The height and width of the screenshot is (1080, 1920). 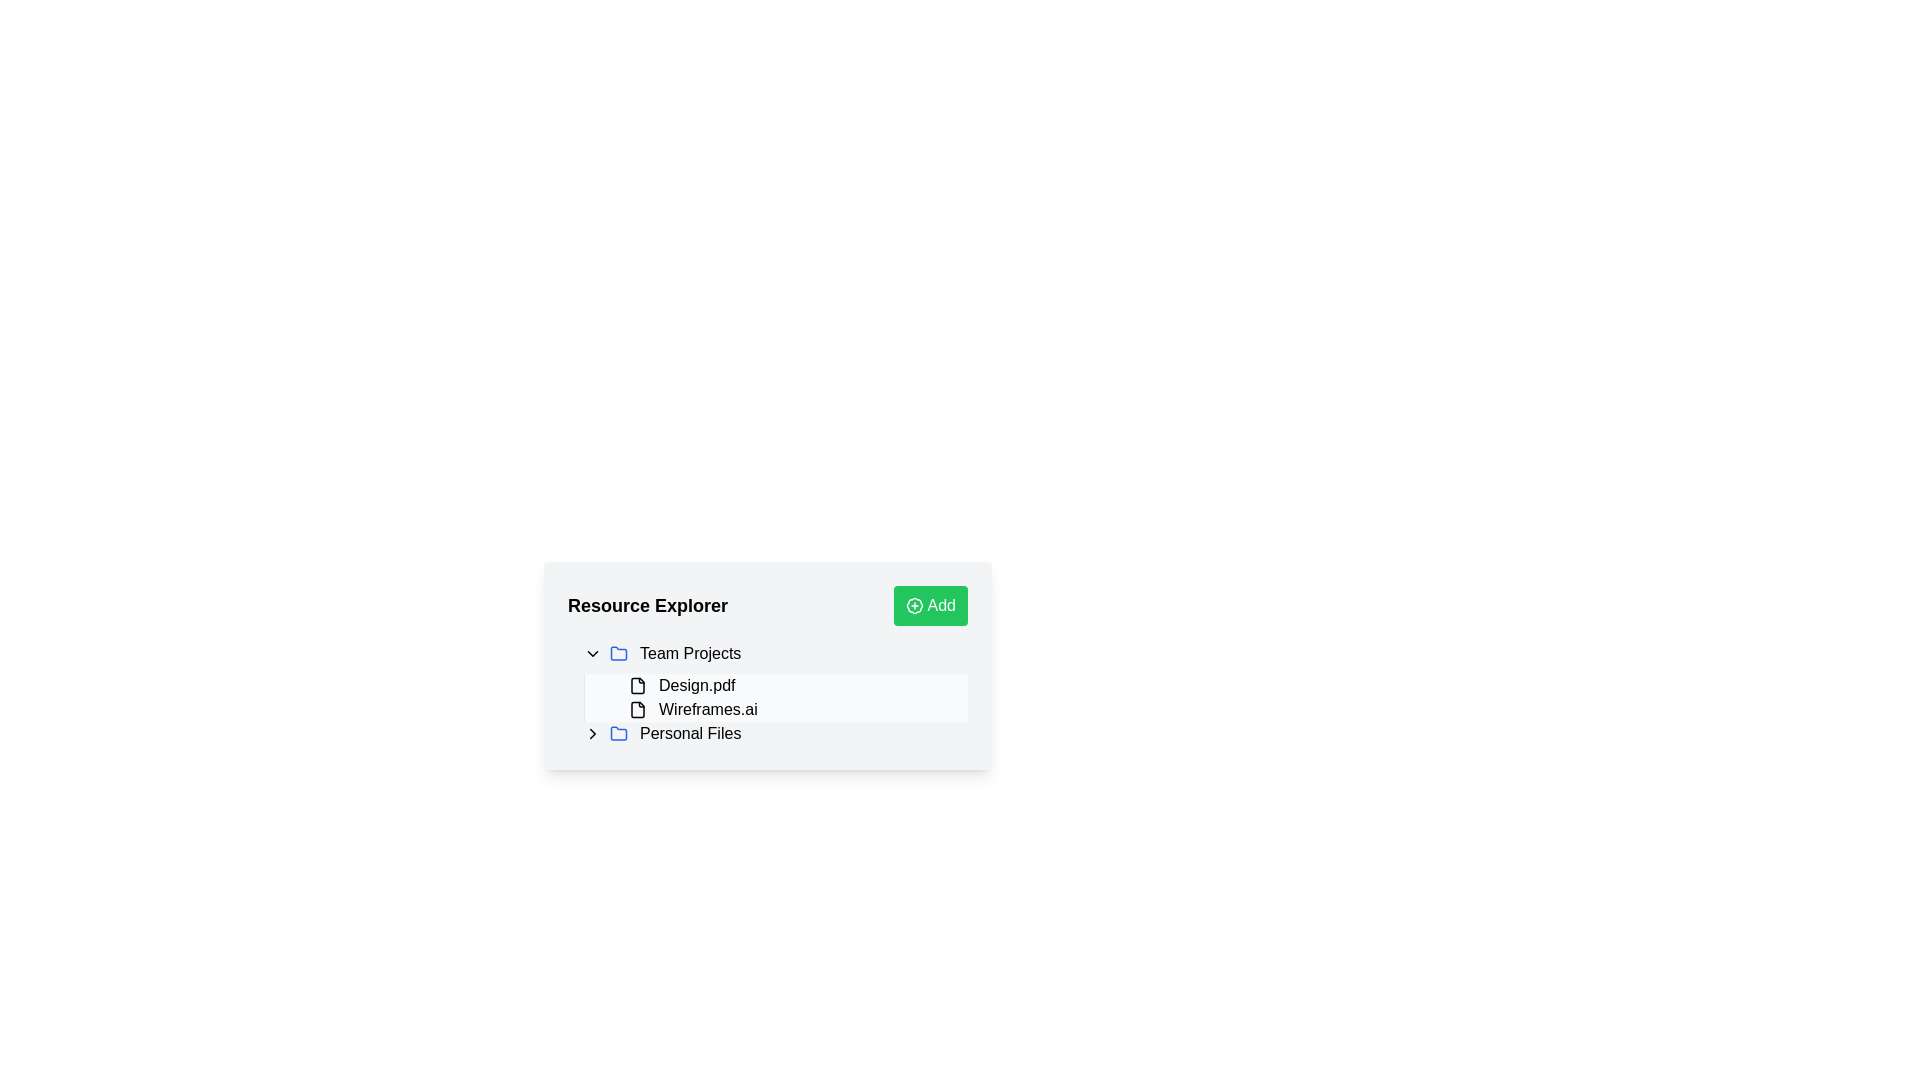 I want to click on the 'Personal Files' folder element in the Resource Explorer, so click(x=775, y=733).